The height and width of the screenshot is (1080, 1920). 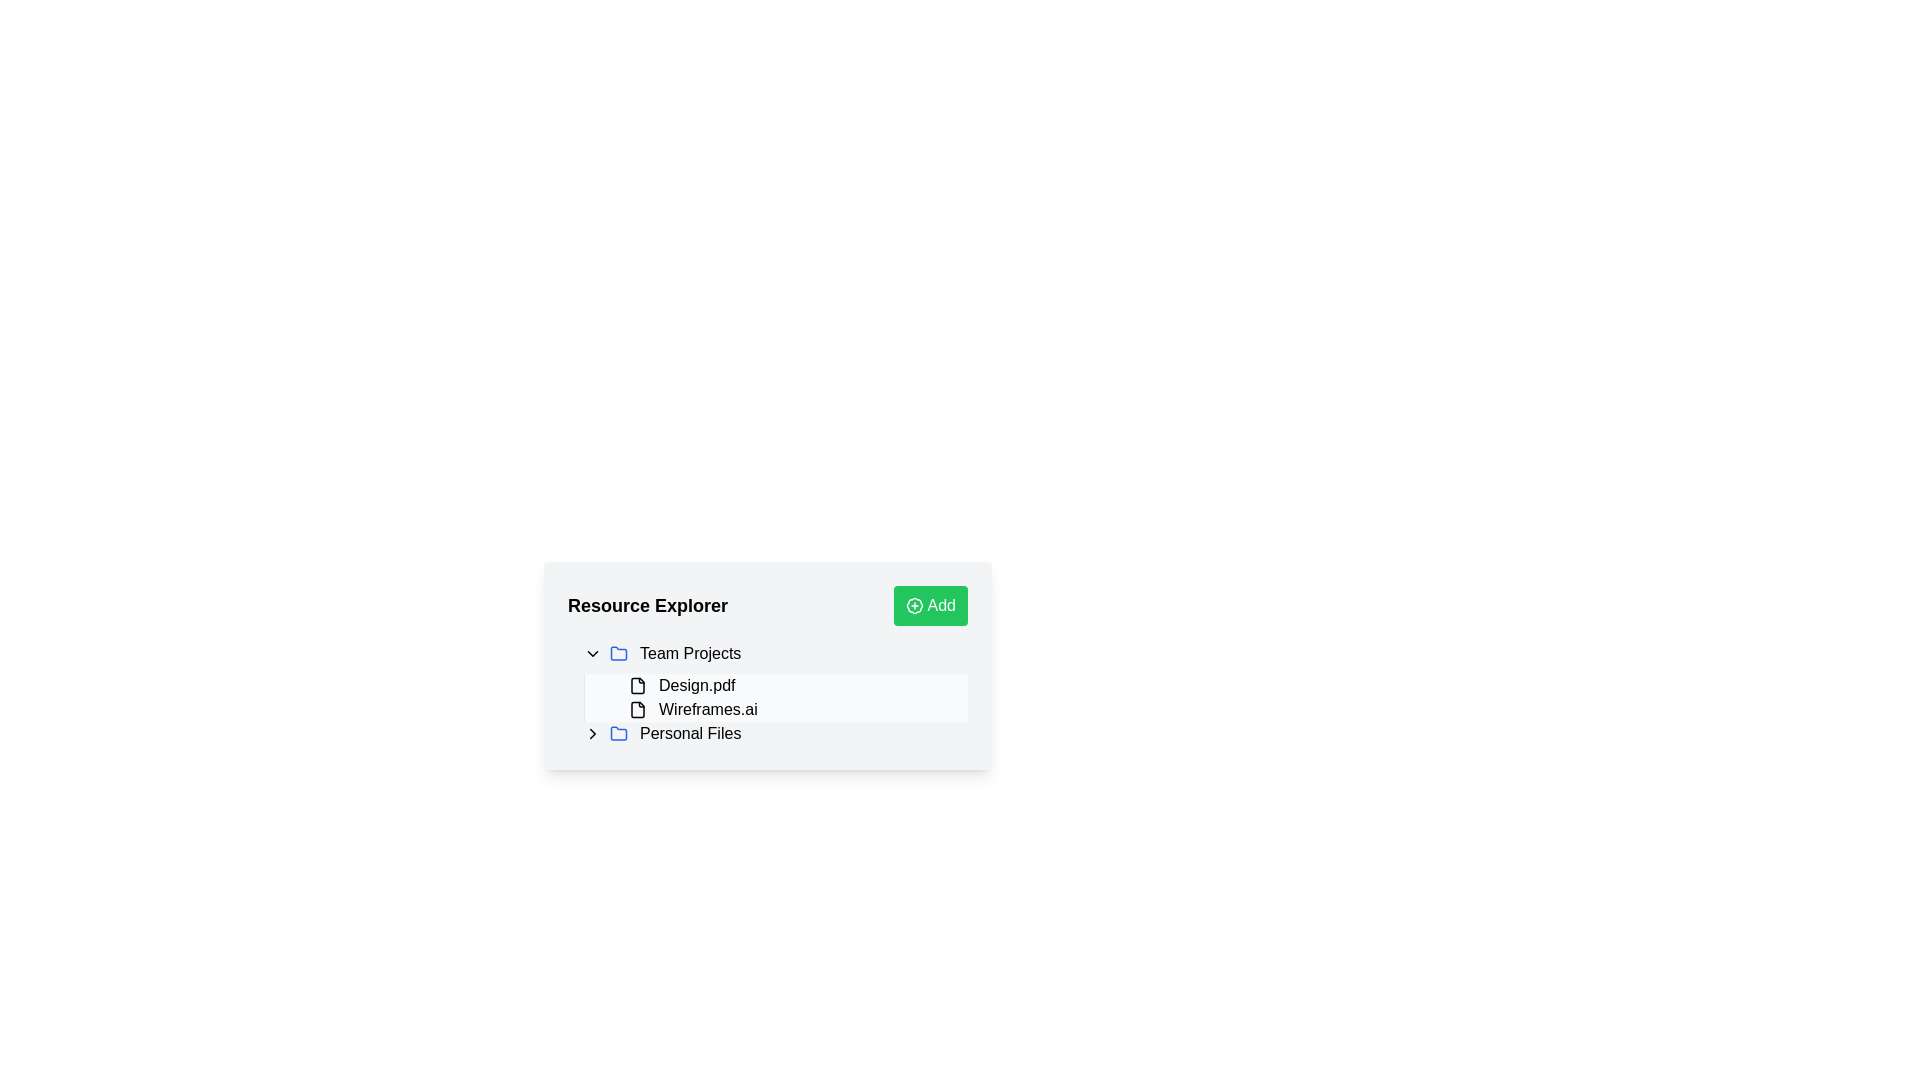 I want to click on the 'Personal Files' folder element in the Resource Explorer, so click(x=775, y=733).